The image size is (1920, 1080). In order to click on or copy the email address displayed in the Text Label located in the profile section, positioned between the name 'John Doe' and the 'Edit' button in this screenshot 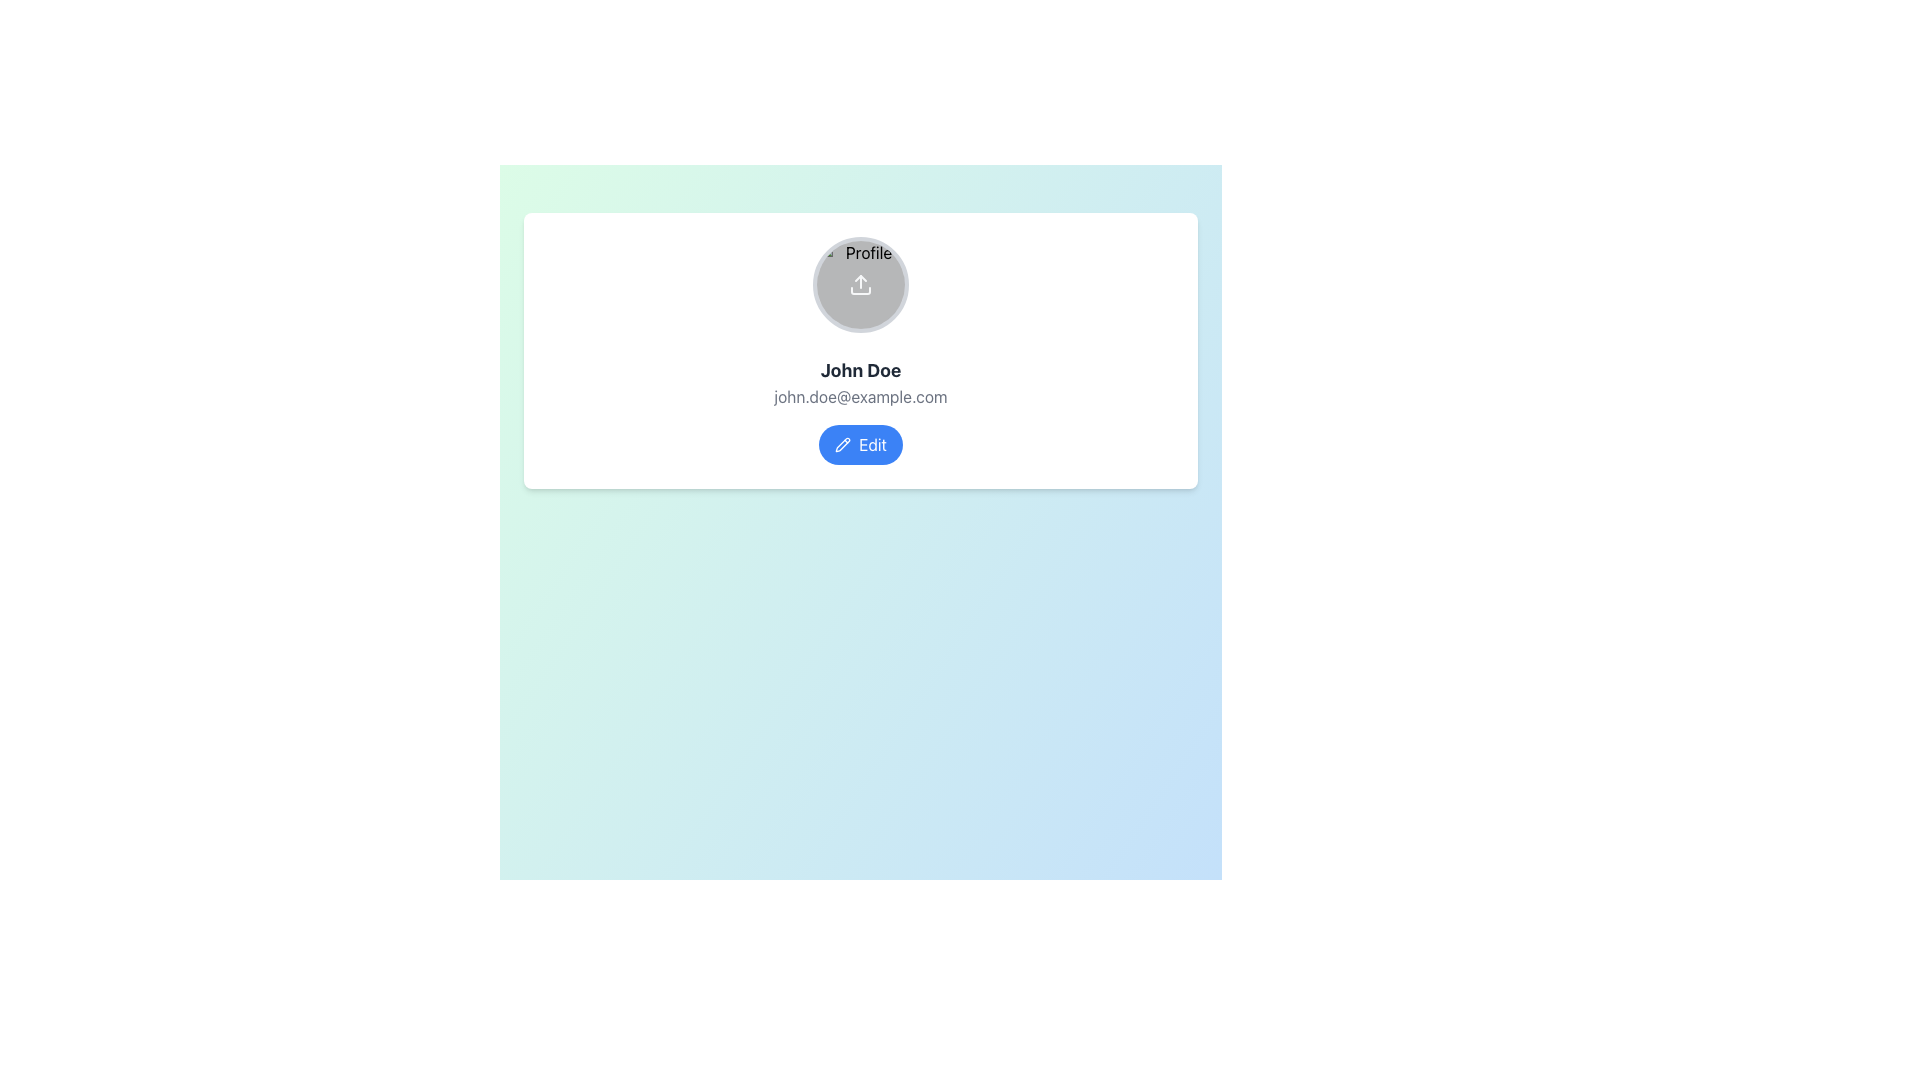, I will do `click(860, 397)`.